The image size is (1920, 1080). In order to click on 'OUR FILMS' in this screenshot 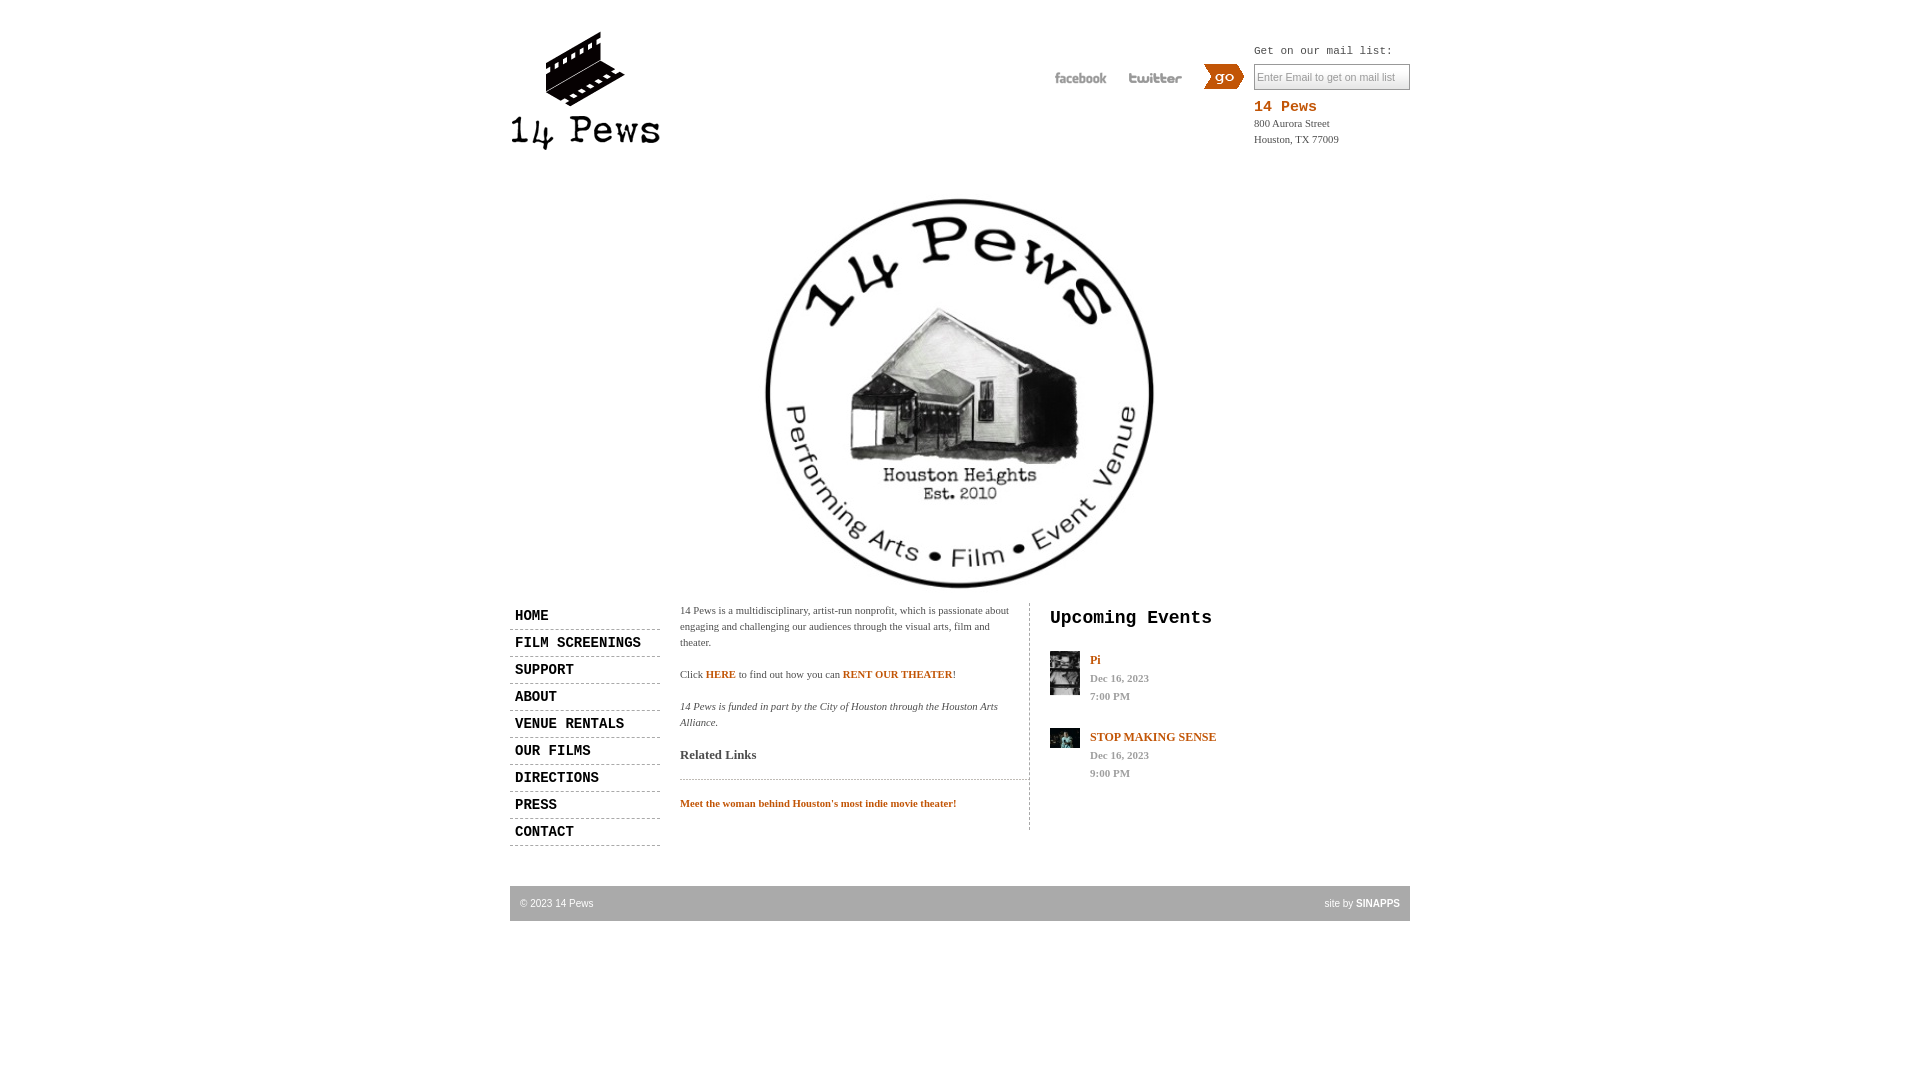, I will do `click(584, 751)`.